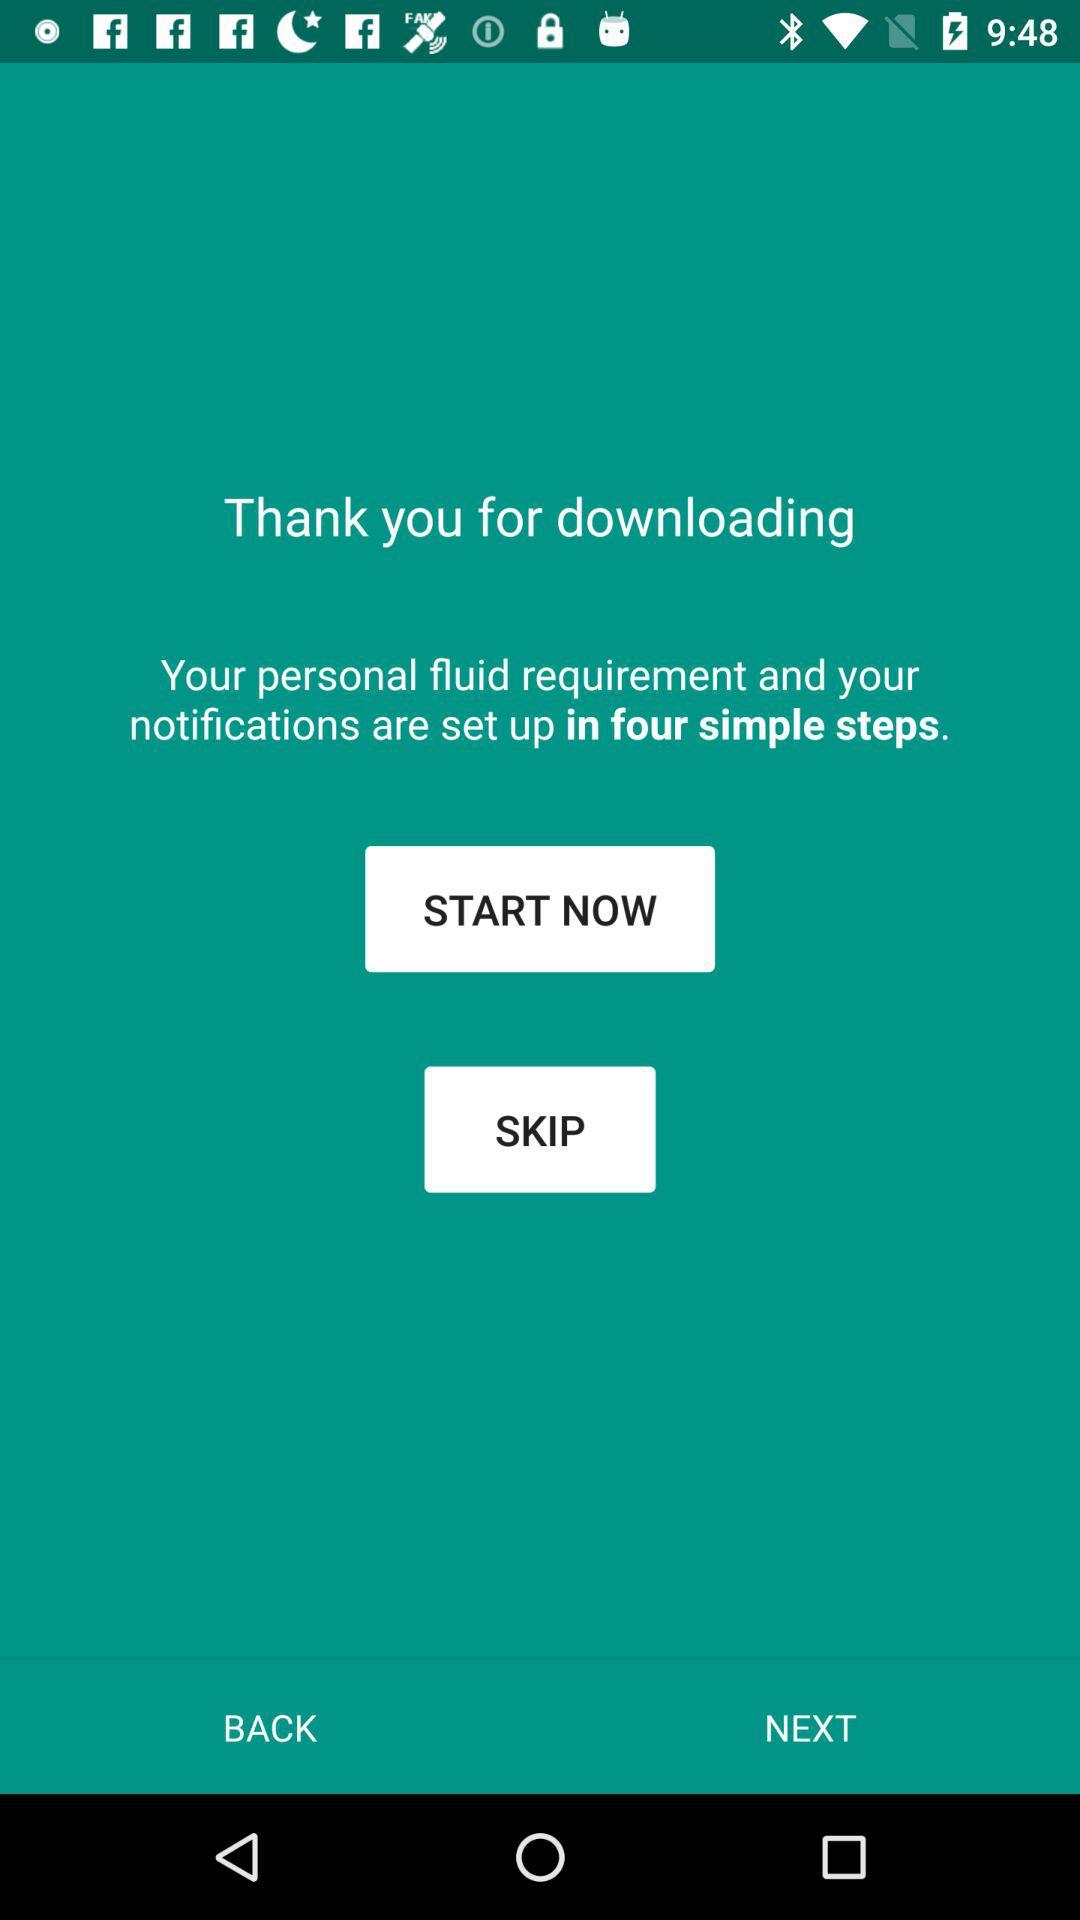  Describe the element at coordinates (810, 1726) in the screenshot. I see `app next to the back` at that location.